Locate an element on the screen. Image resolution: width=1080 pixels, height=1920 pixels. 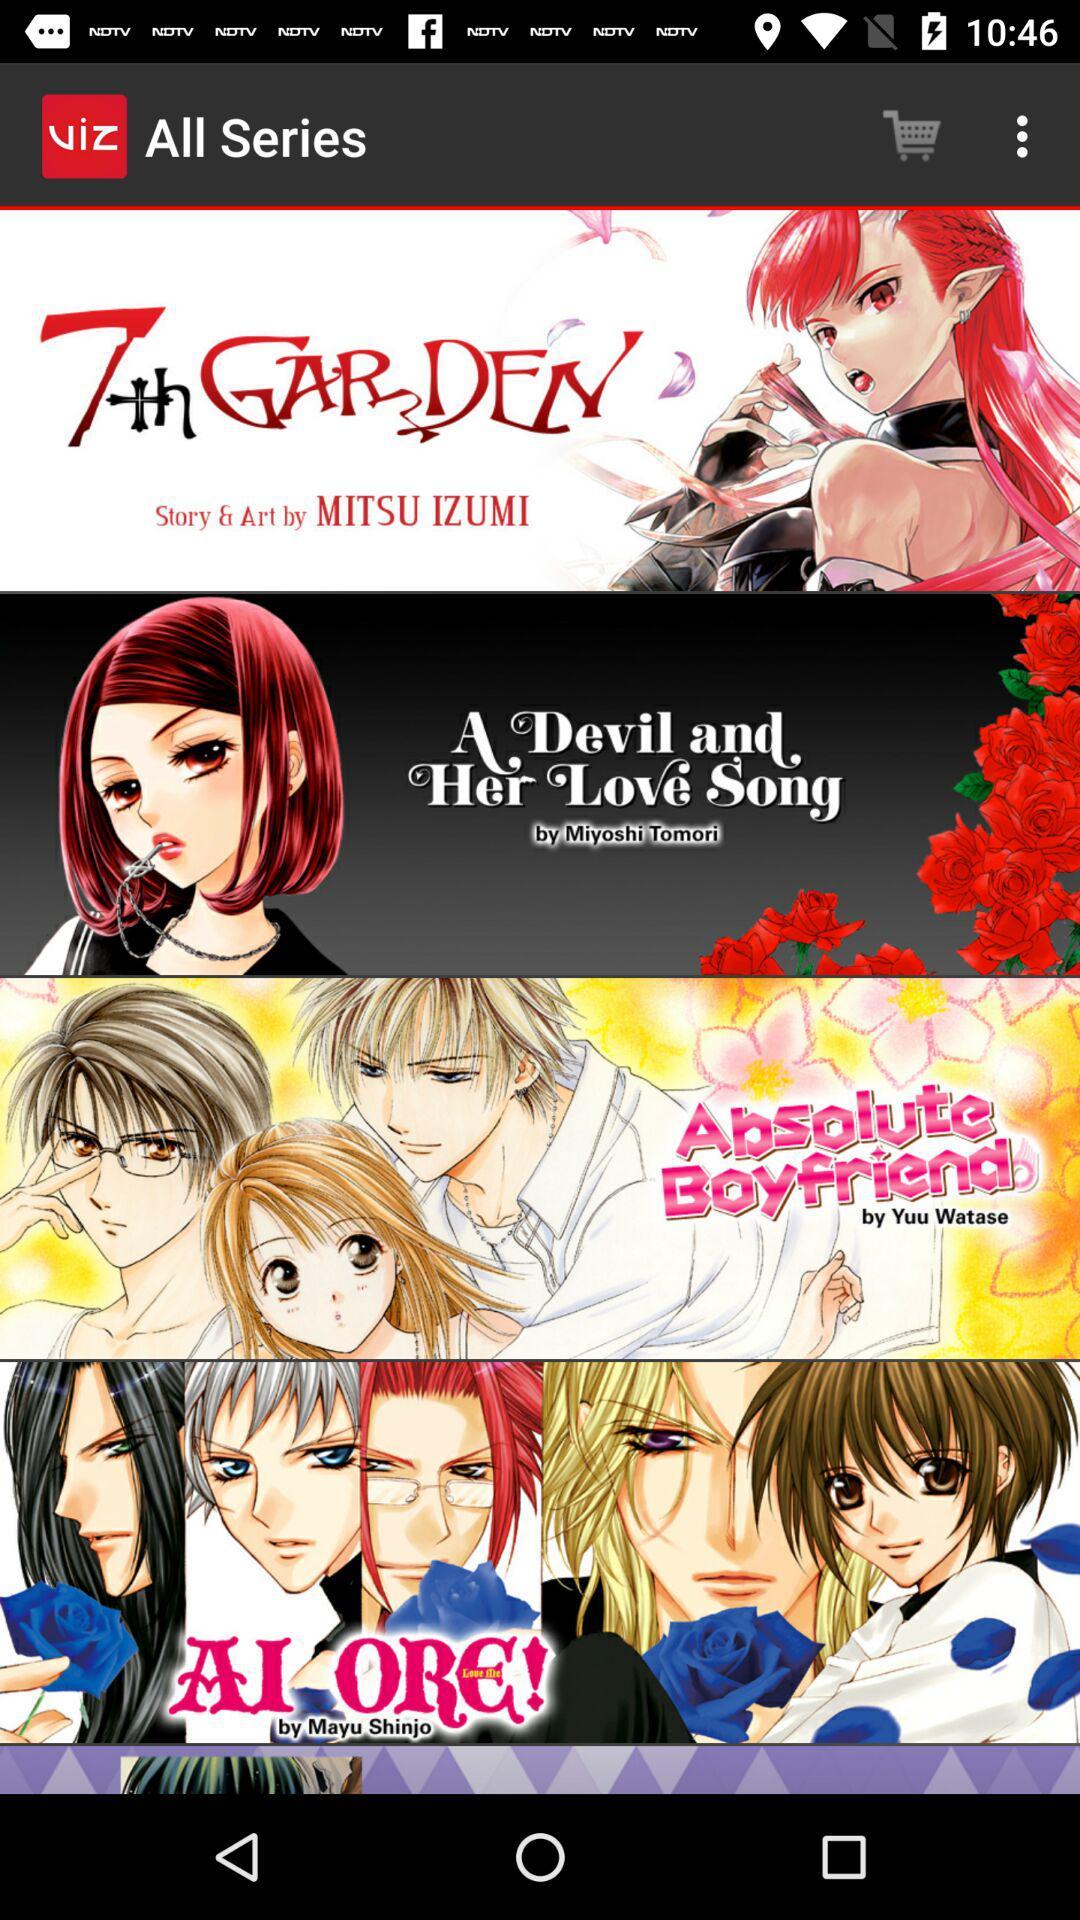
item next to the all series item is located at coordinates (911, 135).